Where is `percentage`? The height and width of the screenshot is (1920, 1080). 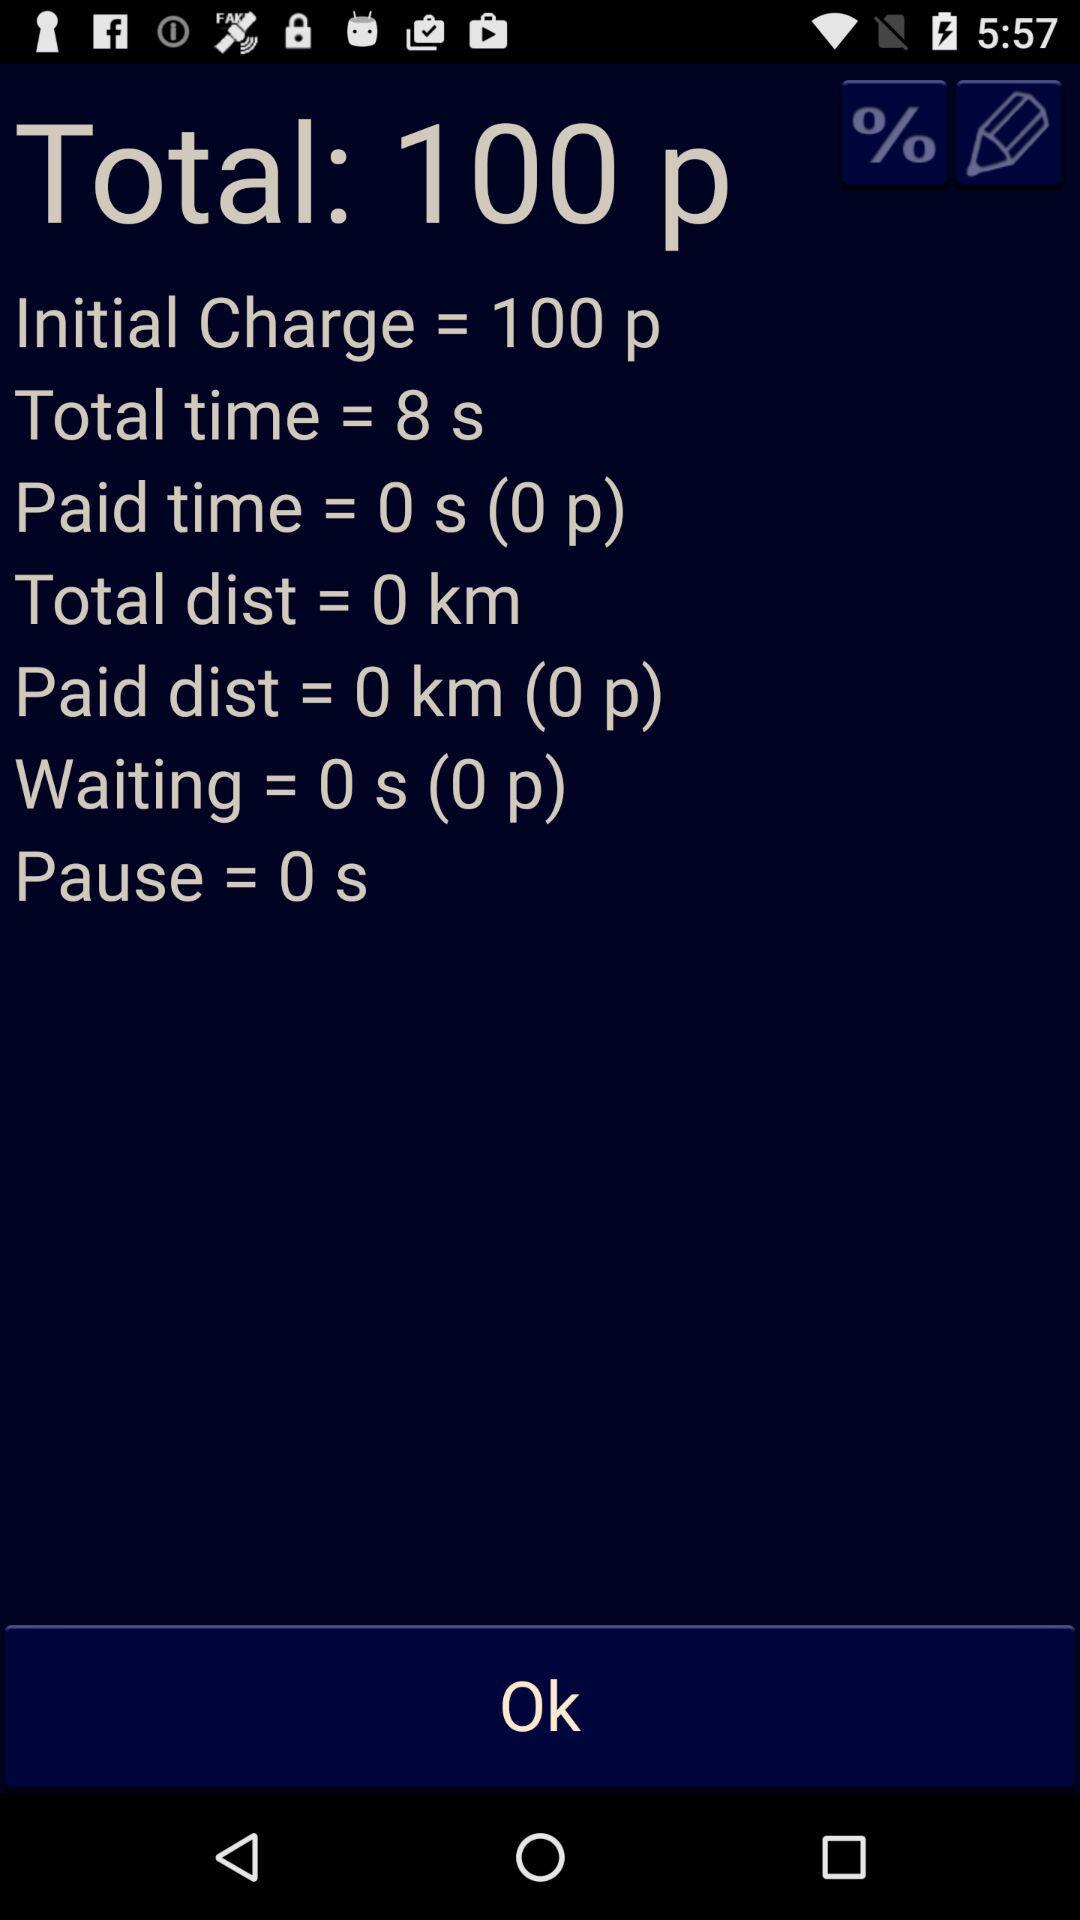
percentage is located at coordinates (893, 132).